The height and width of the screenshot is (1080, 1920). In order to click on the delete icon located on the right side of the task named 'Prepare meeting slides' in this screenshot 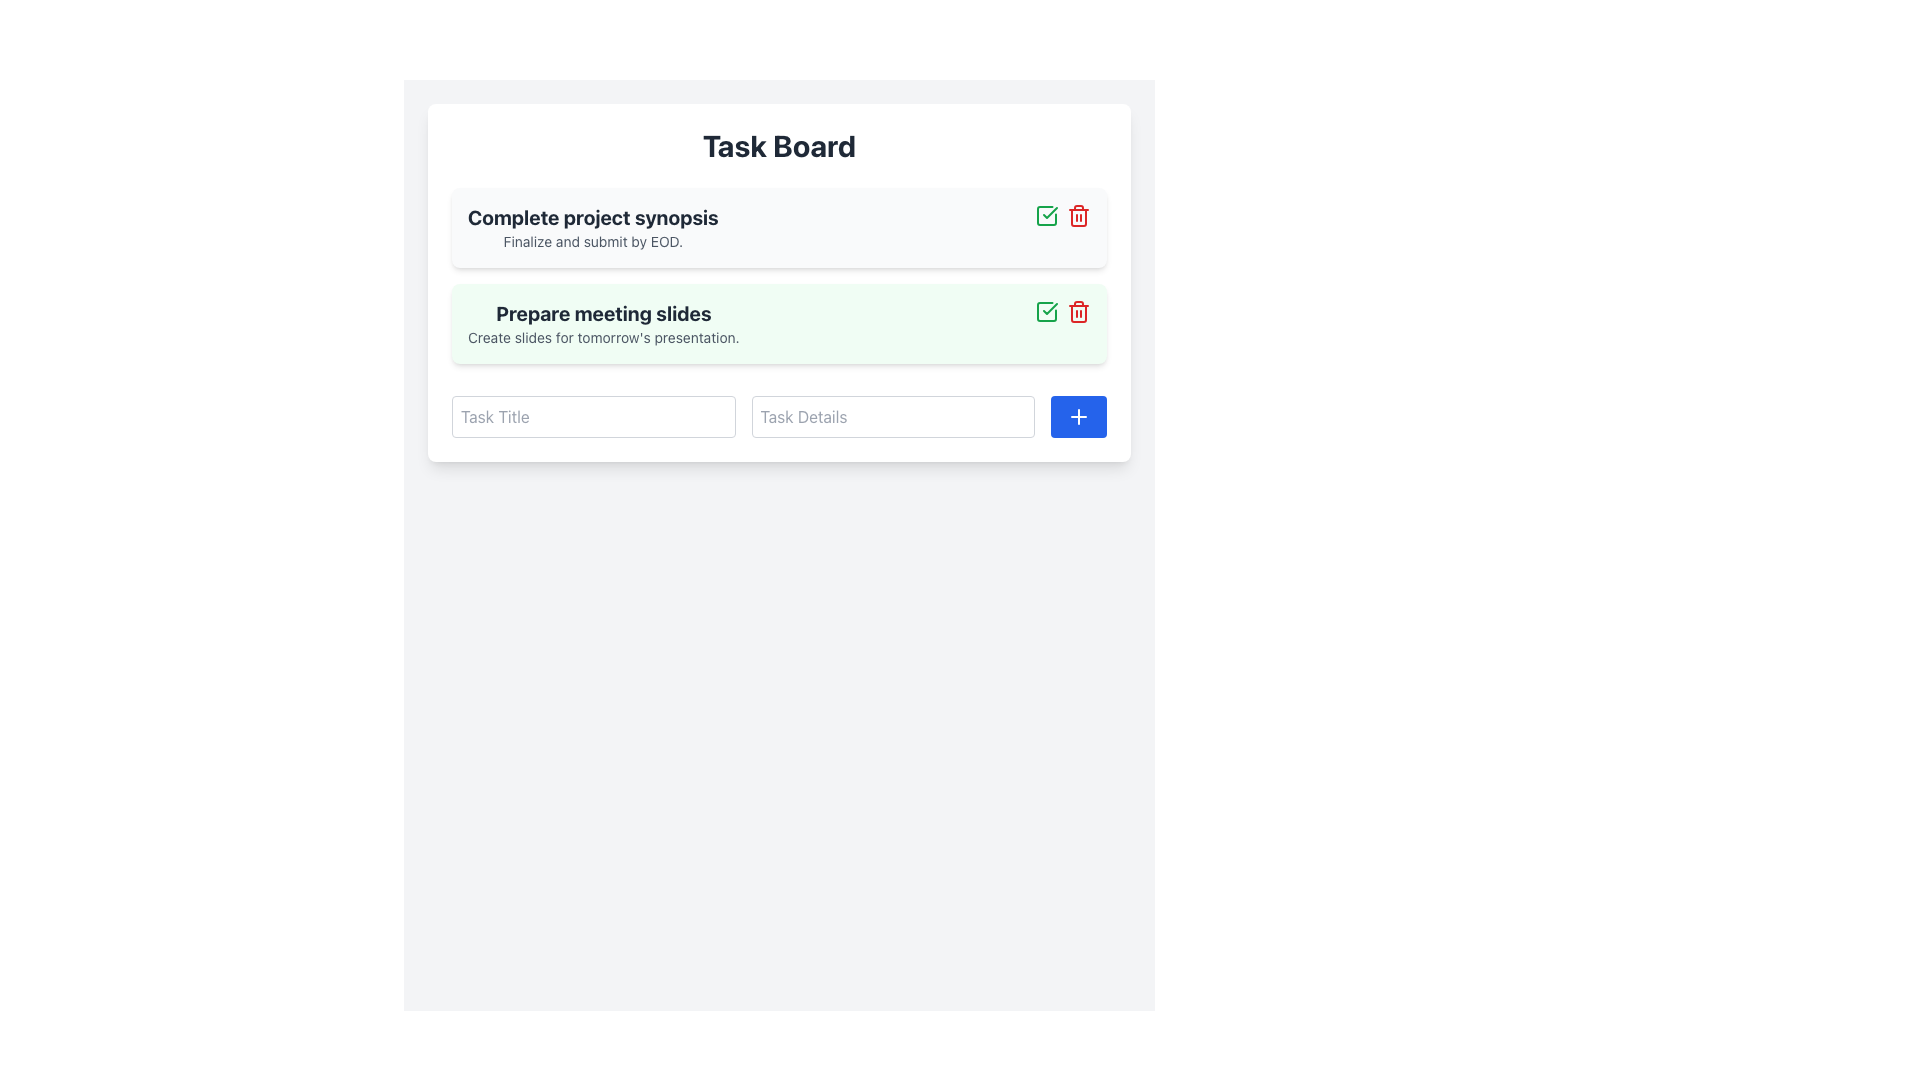, I will do `click(1078, 216)`.